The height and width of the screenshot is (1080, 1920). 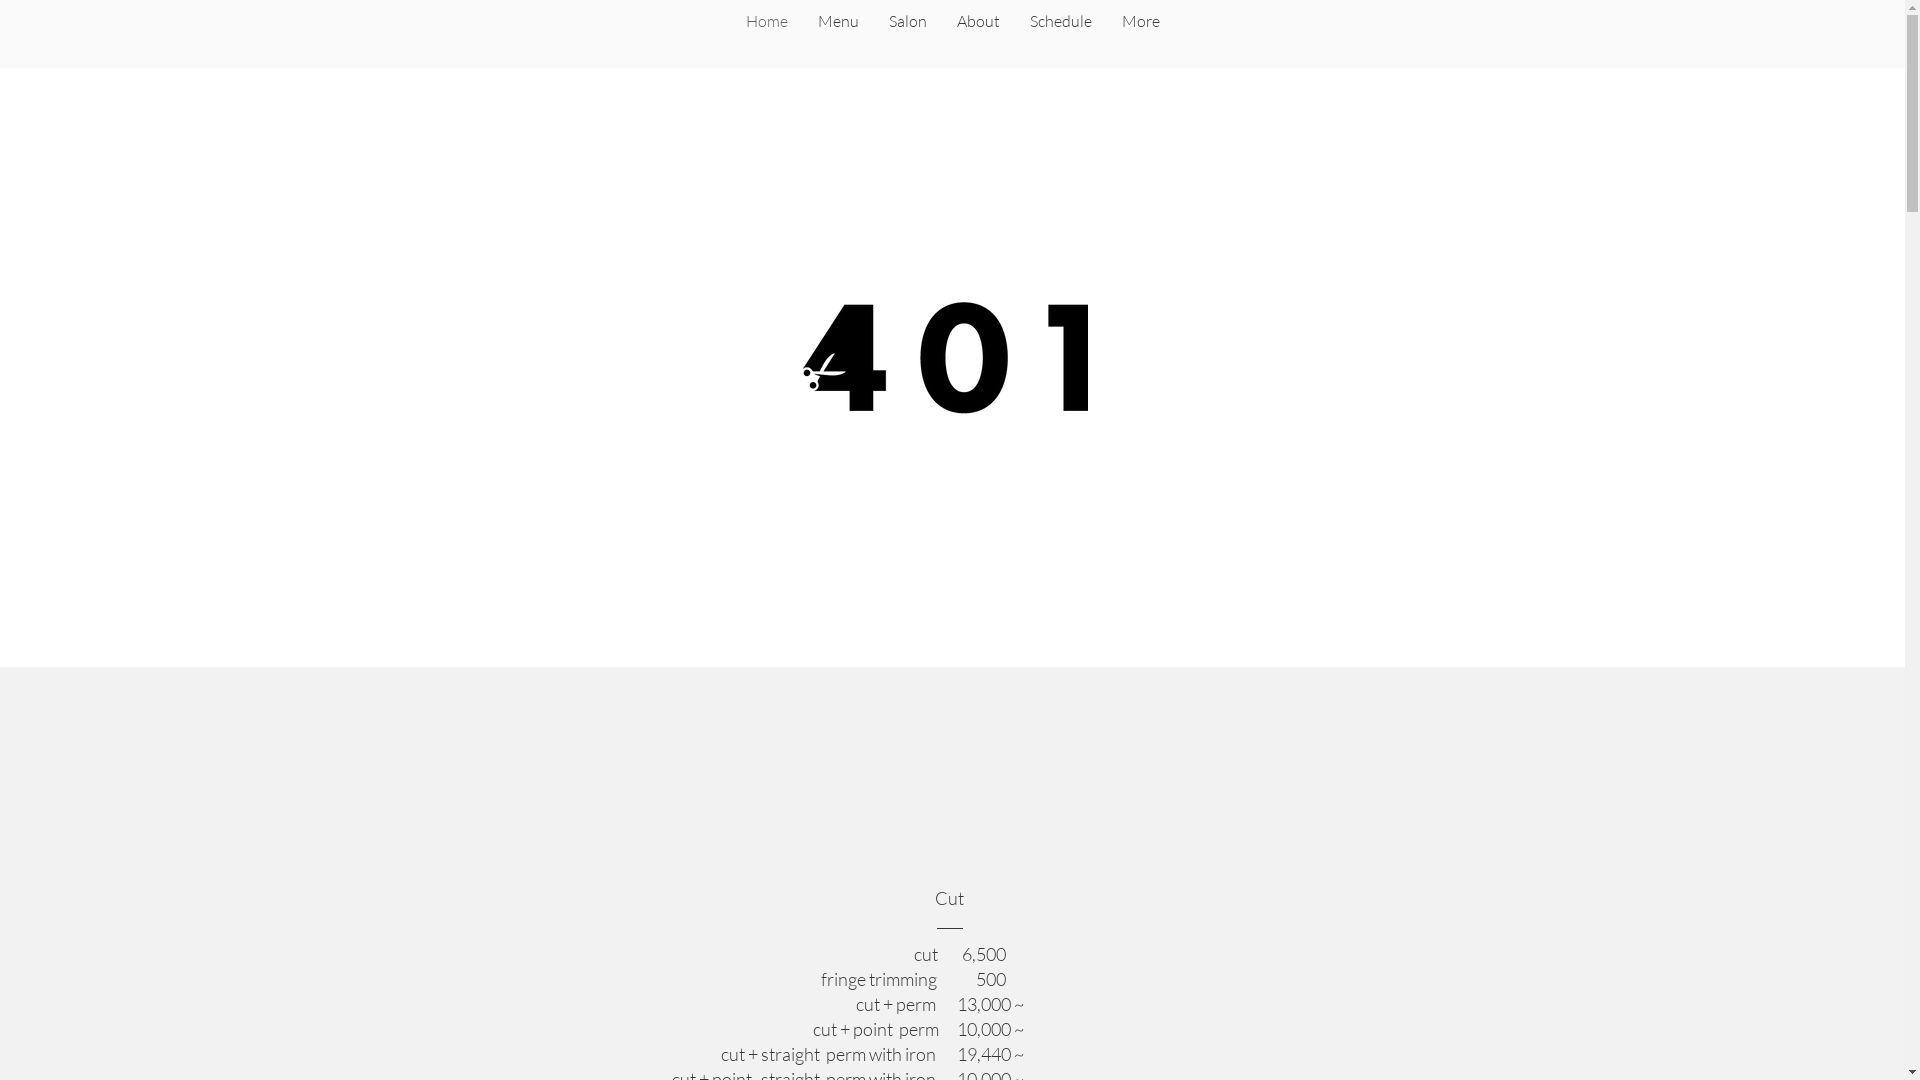 I want to click on 'Menu', so click(x=837, y=34).